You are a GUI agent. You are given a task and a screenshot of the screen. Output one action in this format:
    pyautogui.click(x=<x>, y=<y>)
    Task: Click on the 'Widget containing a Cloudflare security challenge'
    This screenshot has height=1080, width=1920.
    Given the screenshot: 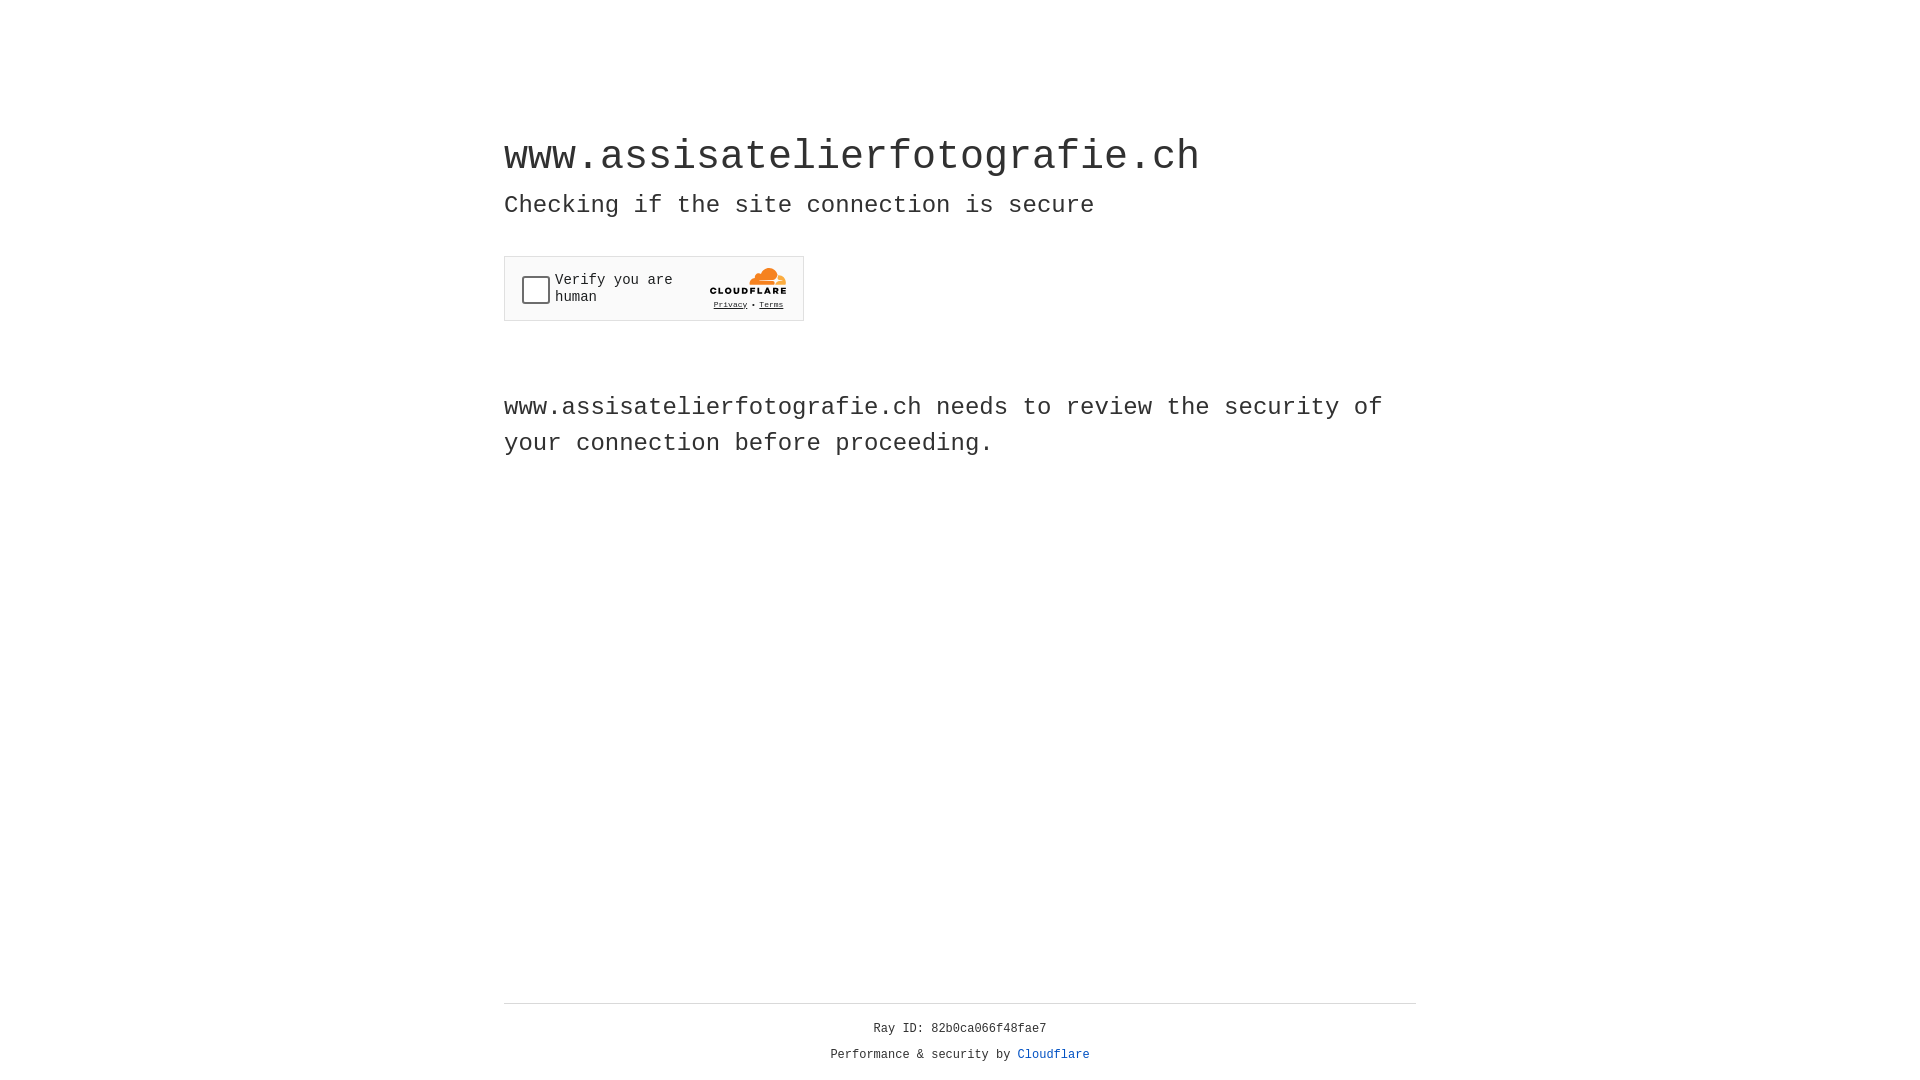 What is the action you would take?
    pyautogui.click(x=653, y=288)
    